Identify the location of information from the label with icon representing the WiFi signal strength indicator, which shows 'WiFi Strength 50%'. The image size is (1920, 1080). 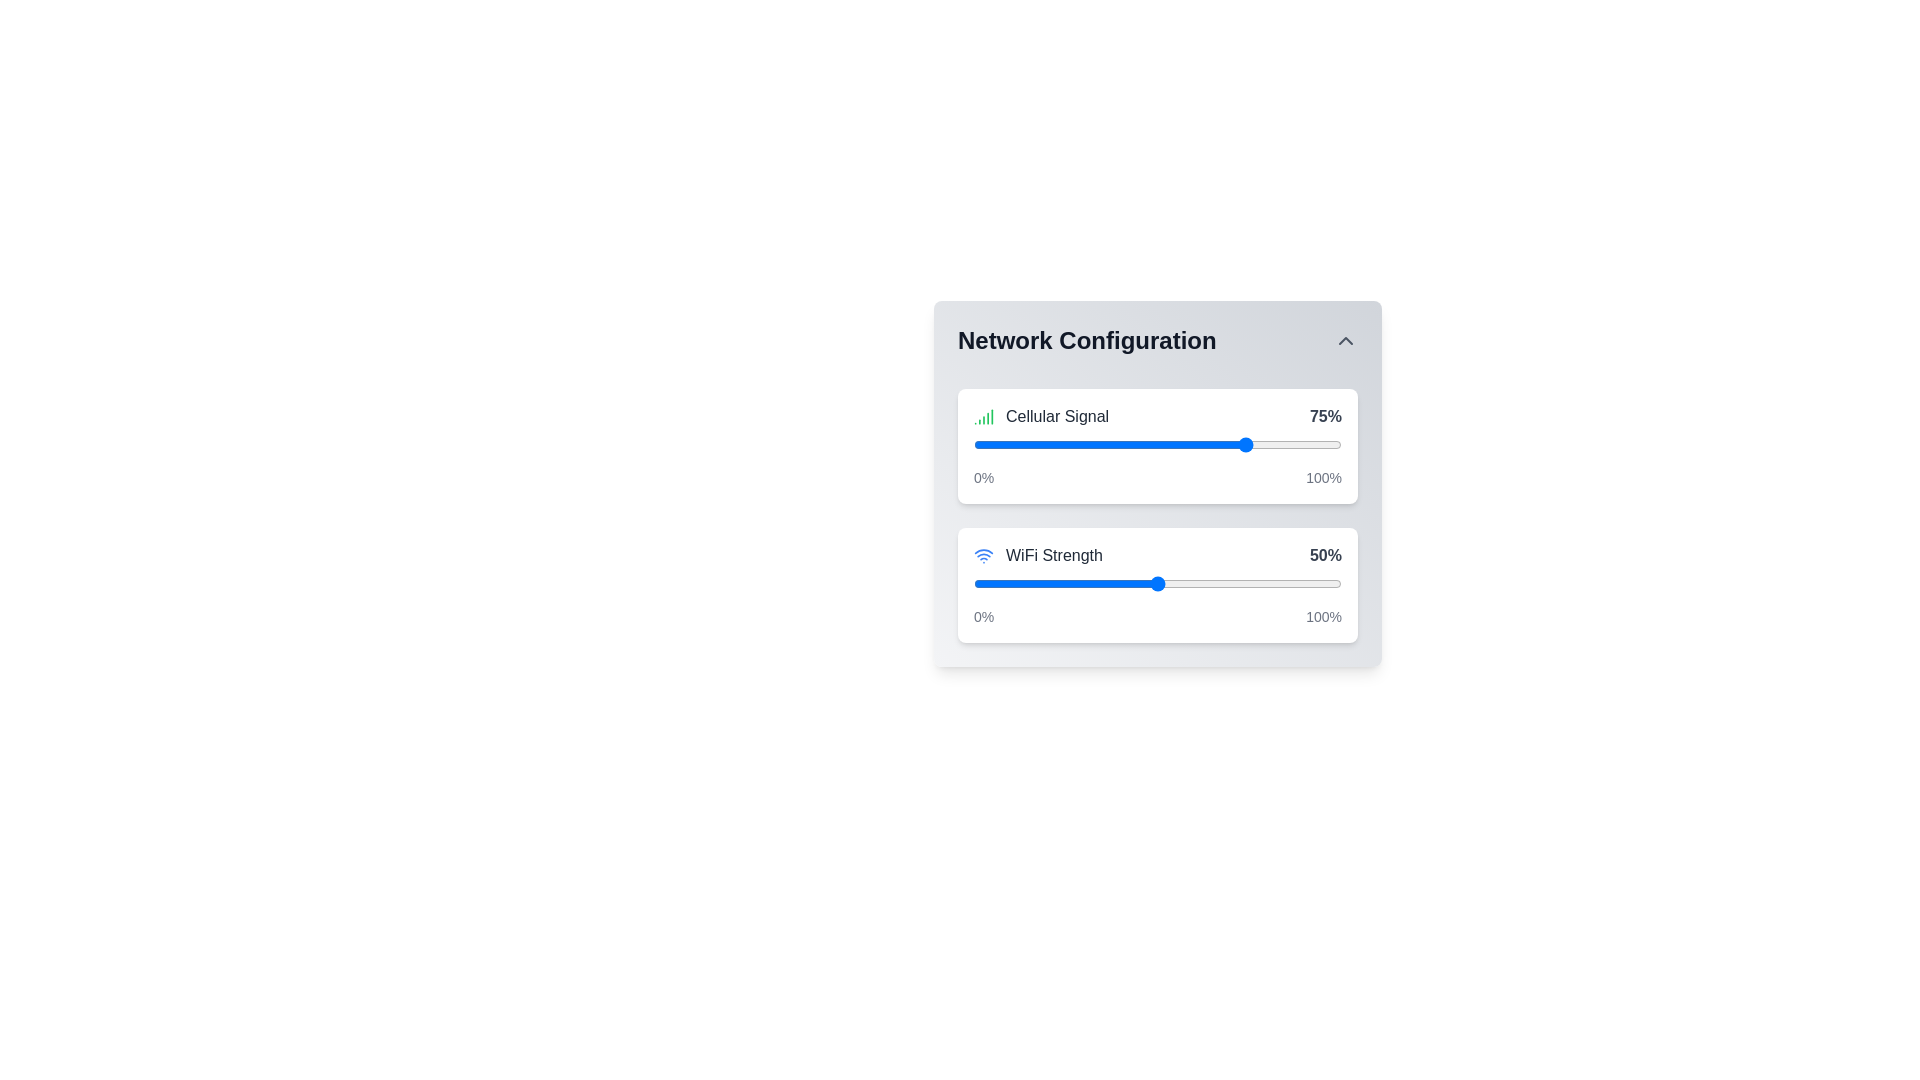
(1038, 555).